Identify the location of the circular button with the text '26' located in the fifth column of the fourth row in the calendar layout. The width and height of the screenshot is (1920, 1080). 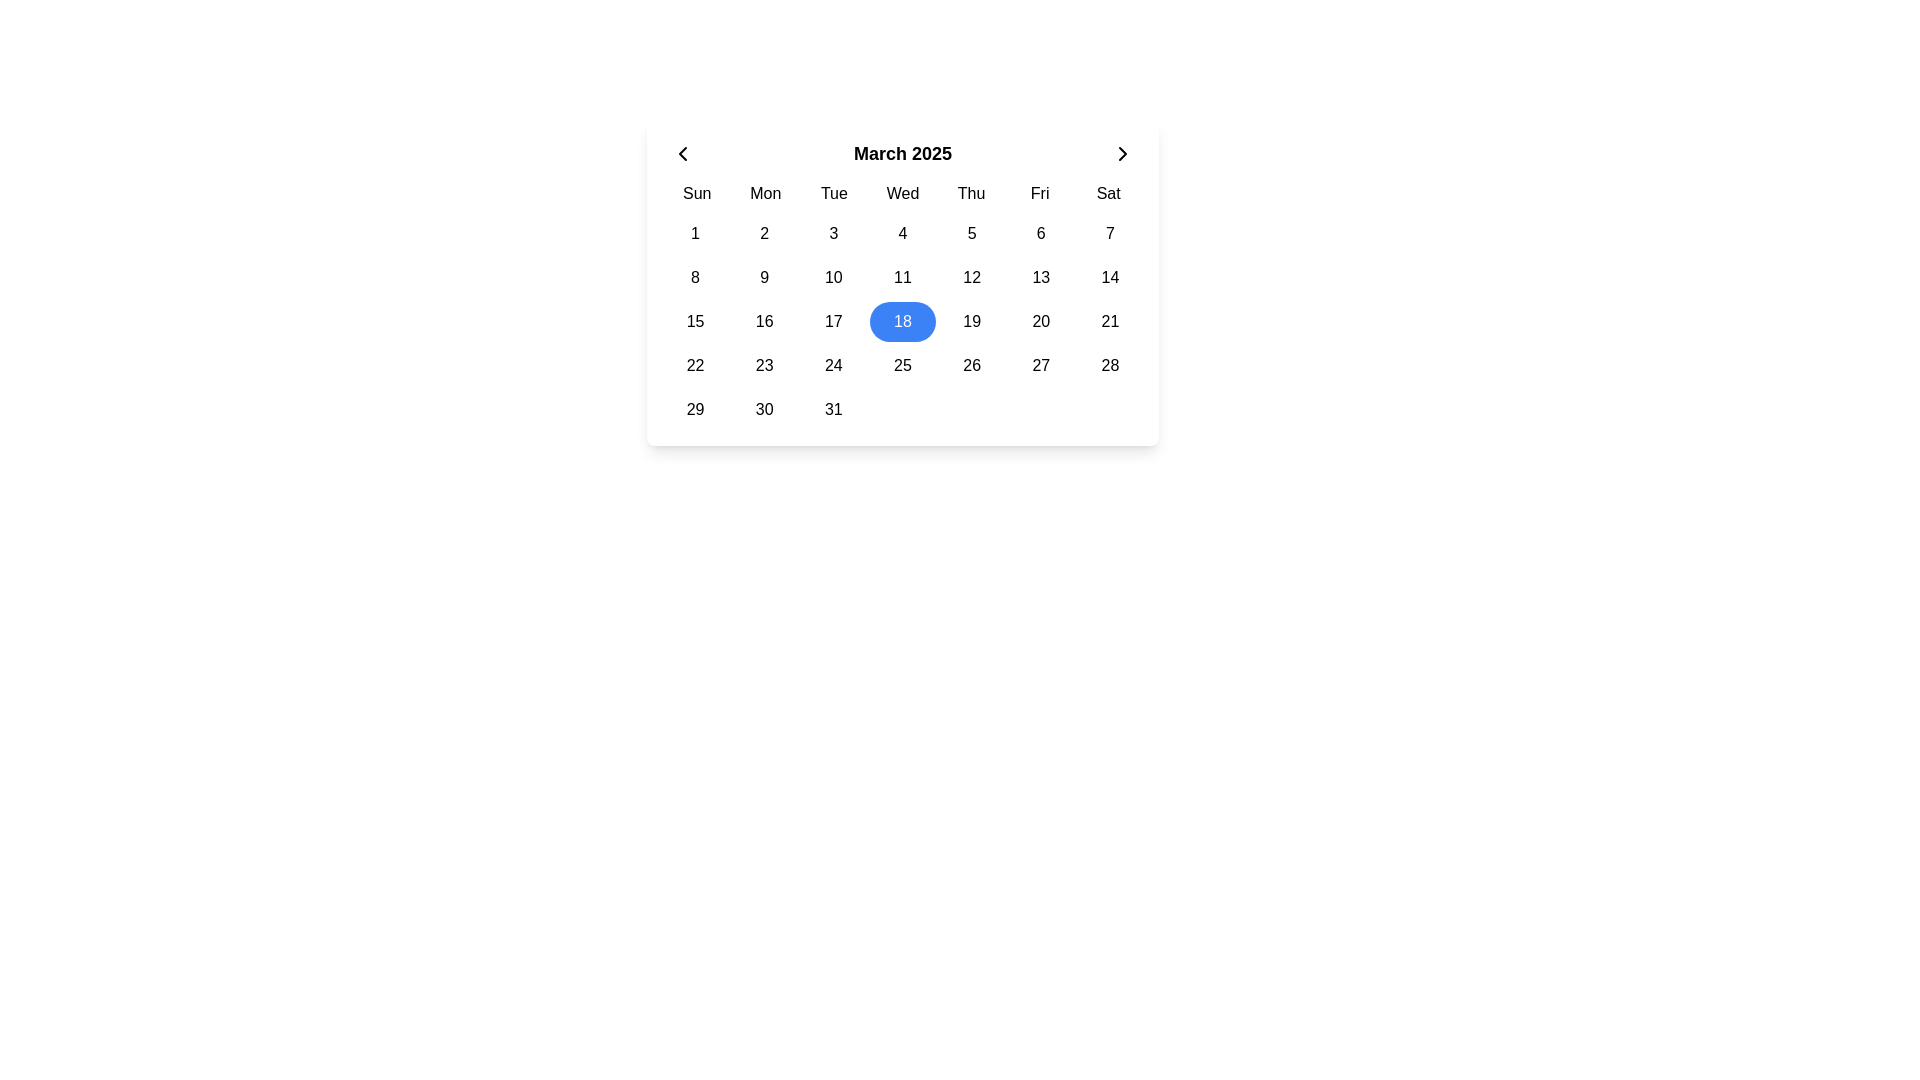
(972, 366).